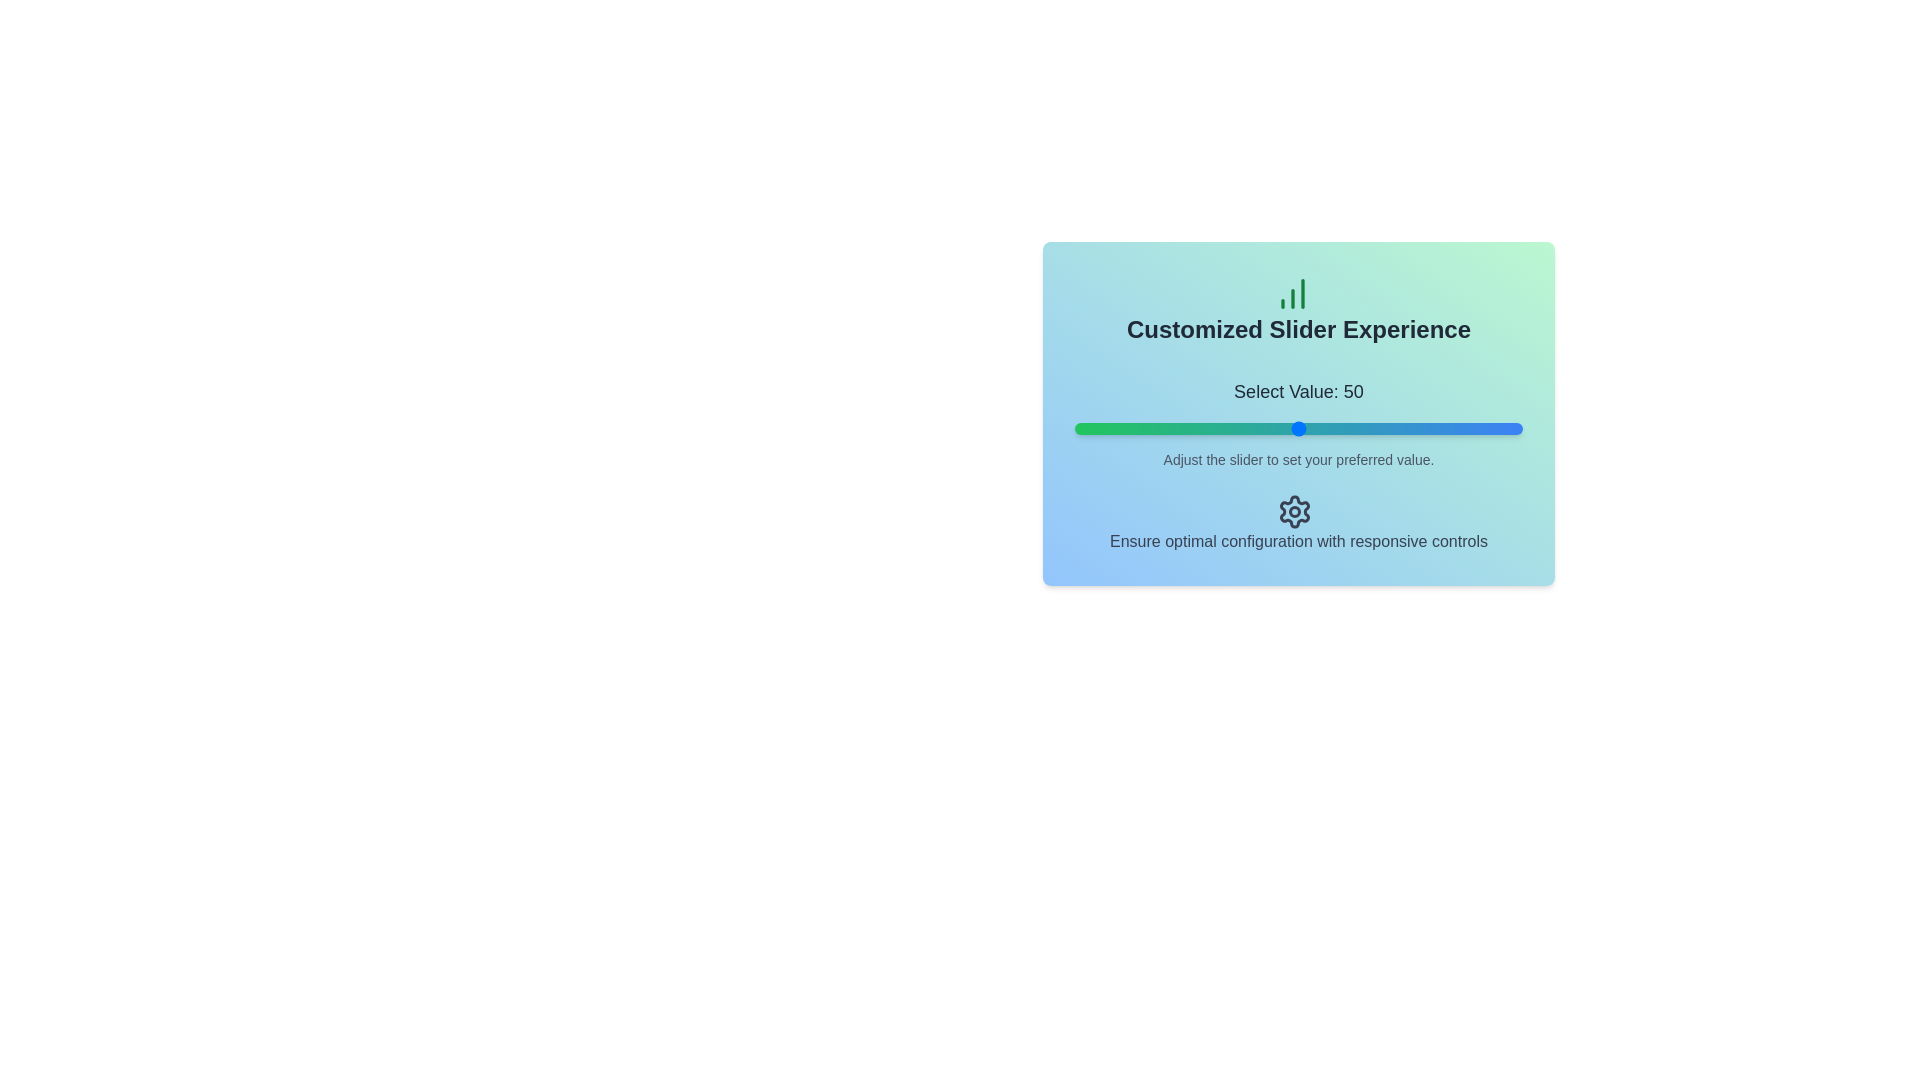 Image resolution: width=1920 pixels, height=1080 pixels. I want to click on the bar_chart icon to access its functionality, so click(1292, 293).